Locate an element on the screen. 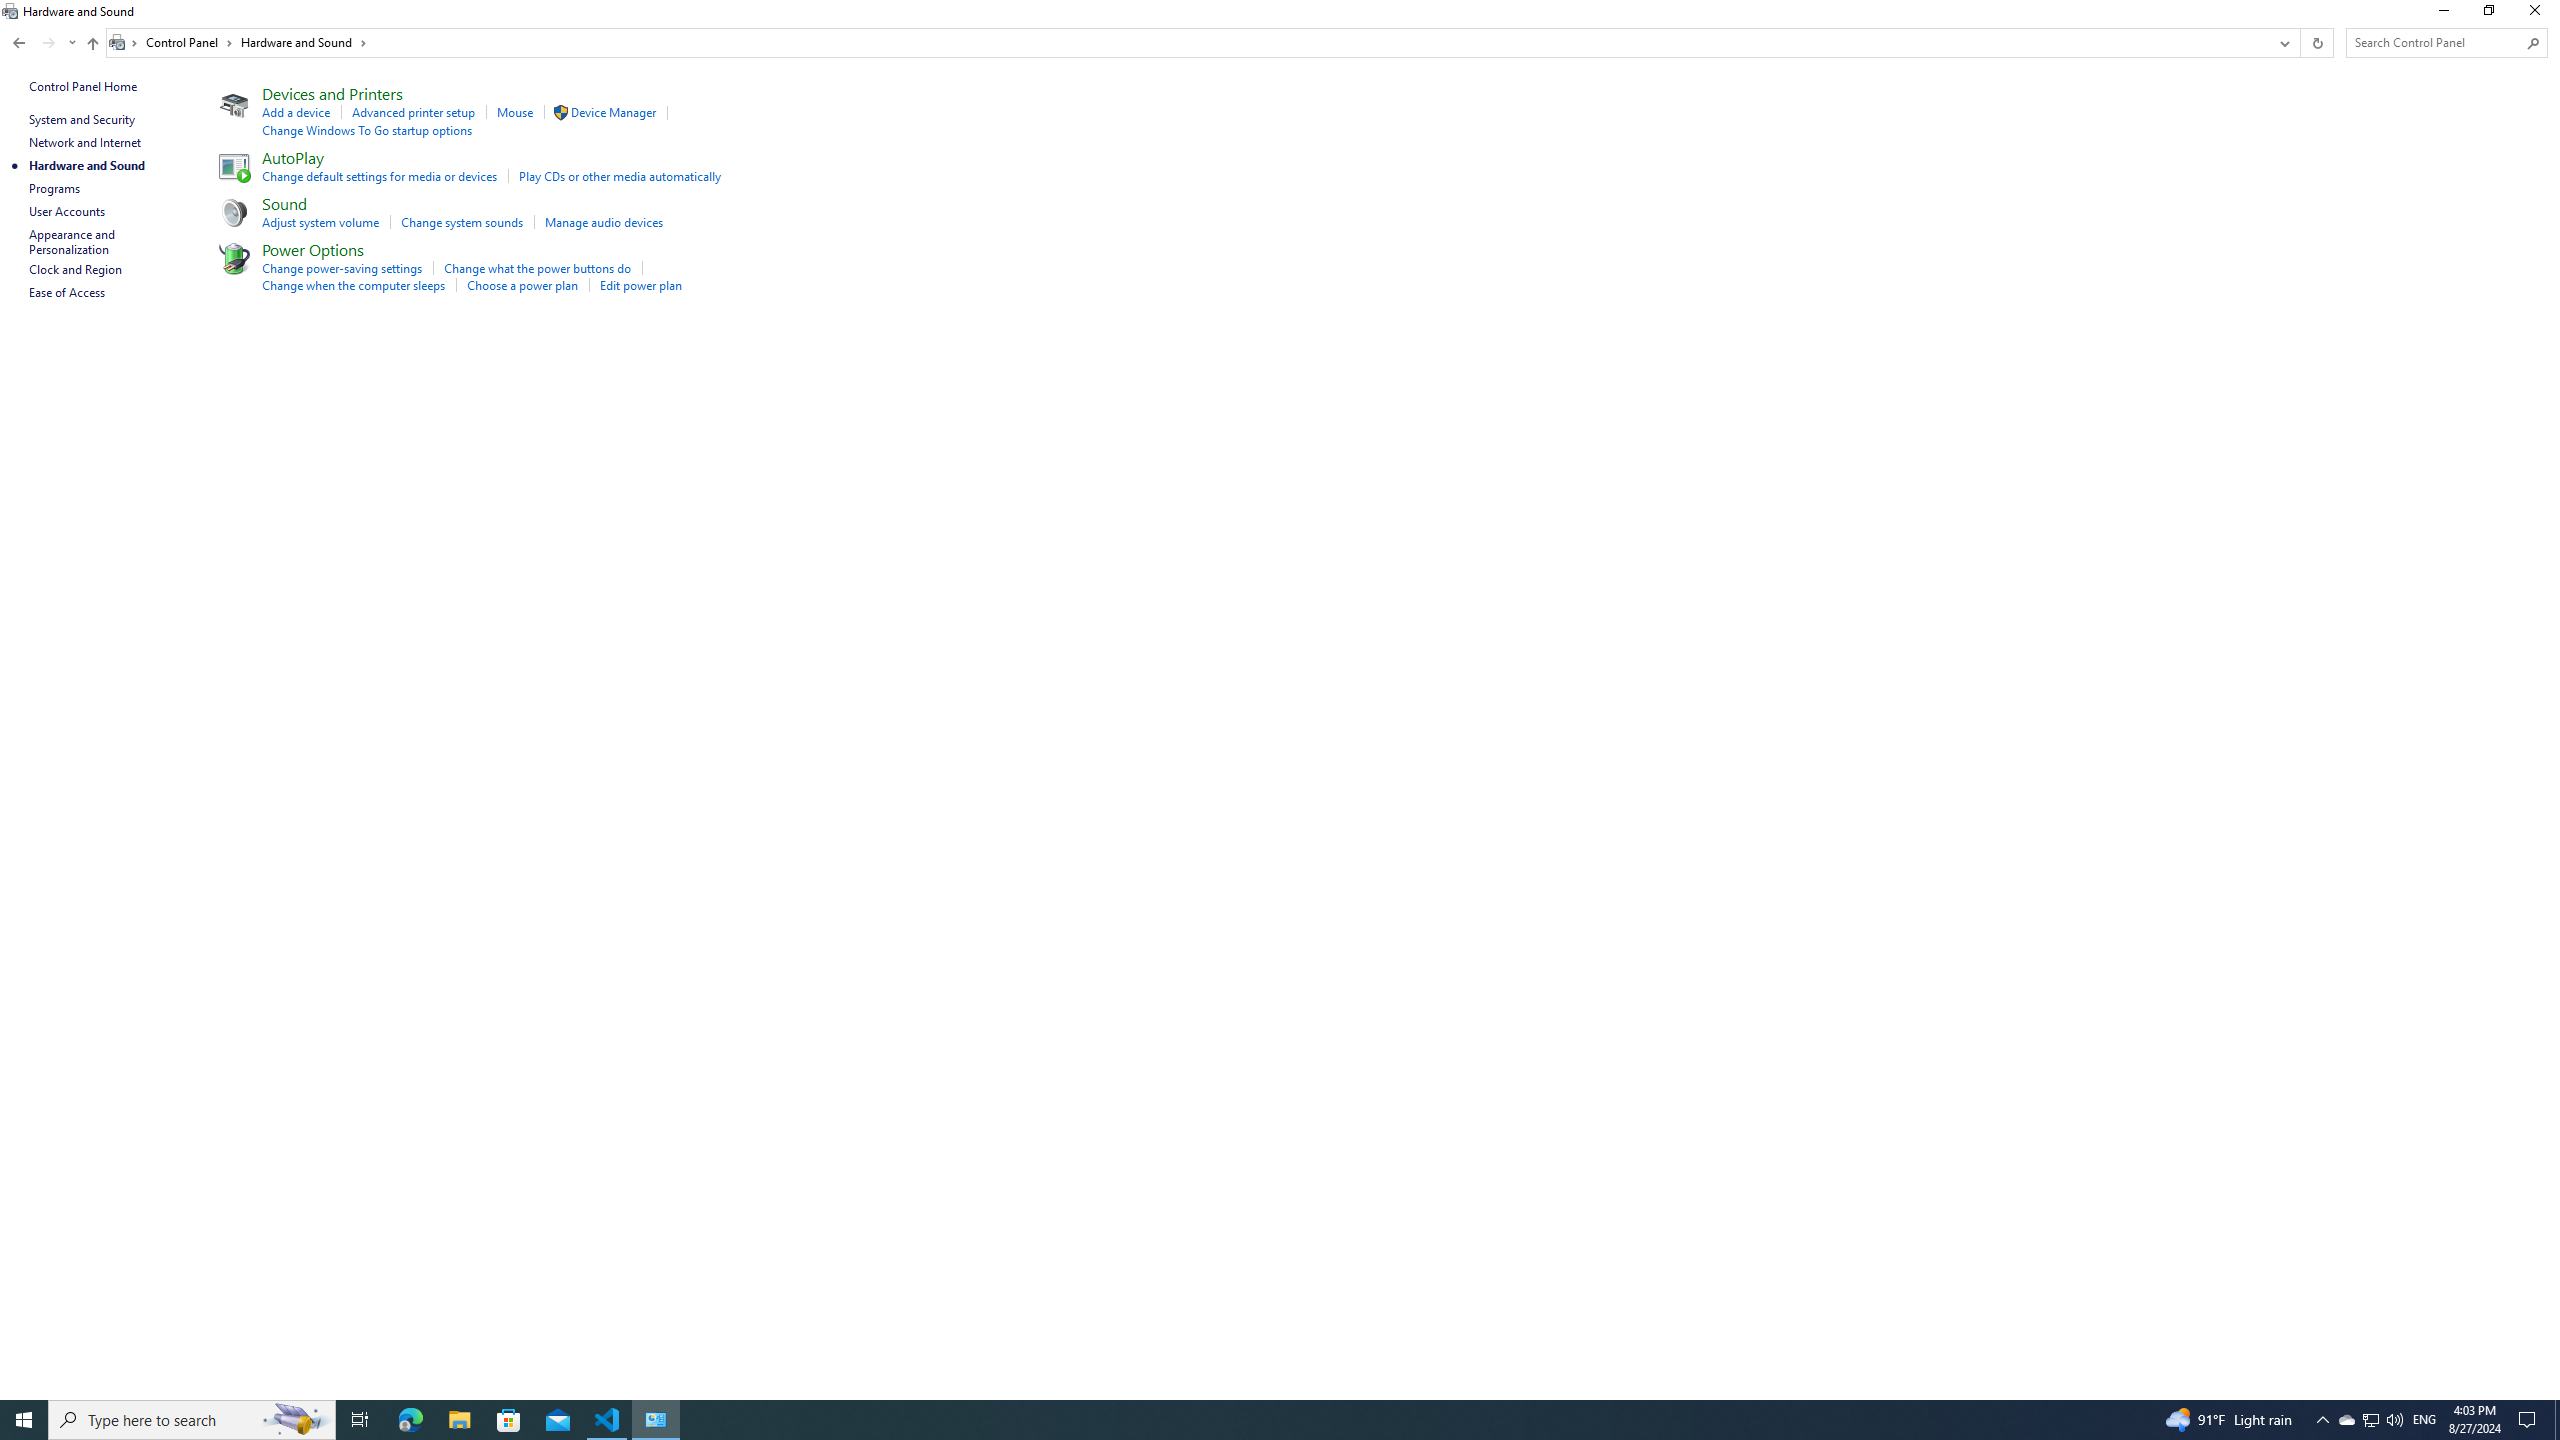 This screenshot has height=1440, width=2560. 'Up to "Control Panel" (Alt + Up Arrow)' is located at coordinates (93, 42).